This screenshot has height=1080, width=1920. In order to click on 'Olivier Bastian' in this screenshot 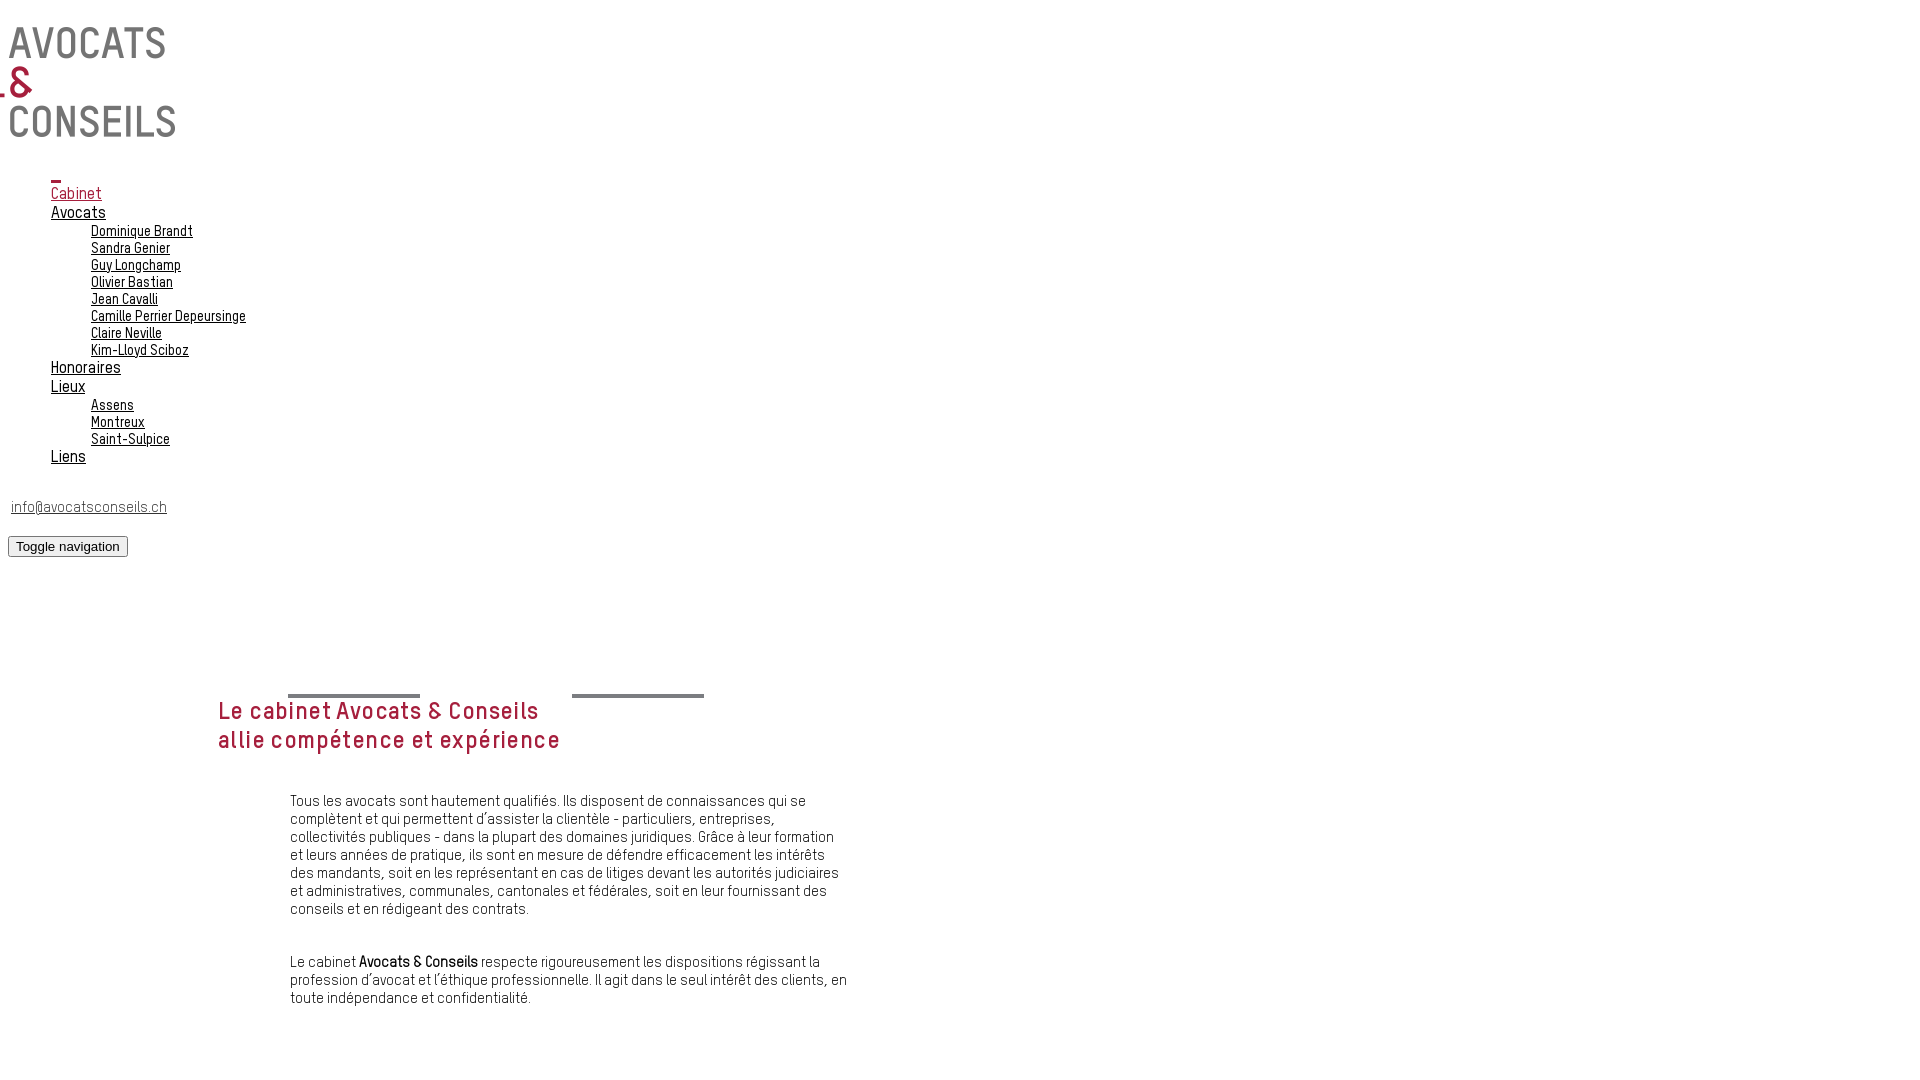, I will do `click(130, 282)`.